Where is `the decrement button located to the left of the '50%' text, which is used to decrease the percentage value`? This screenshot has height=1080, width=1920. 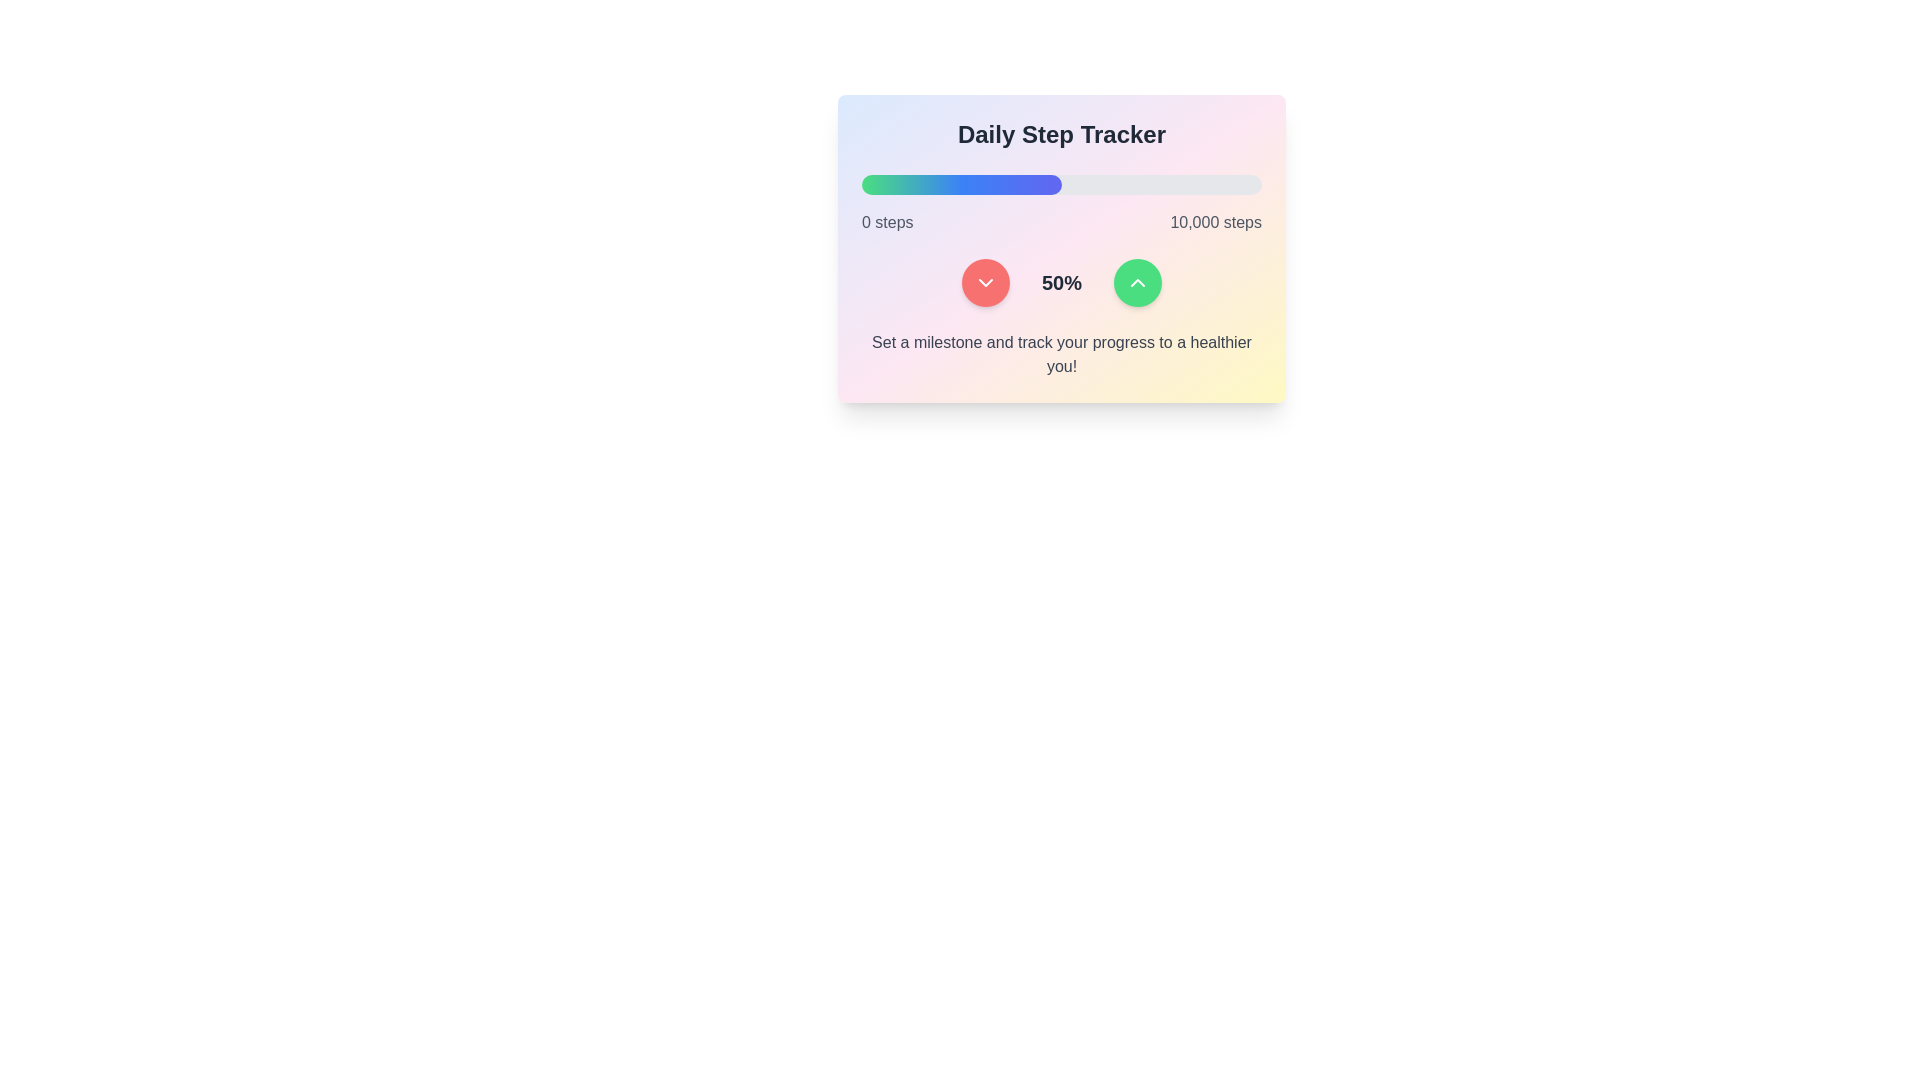 the decrement button located to the left of the '50%' text, which is used to decrease the percentage value is located at coordinates (985, 282).